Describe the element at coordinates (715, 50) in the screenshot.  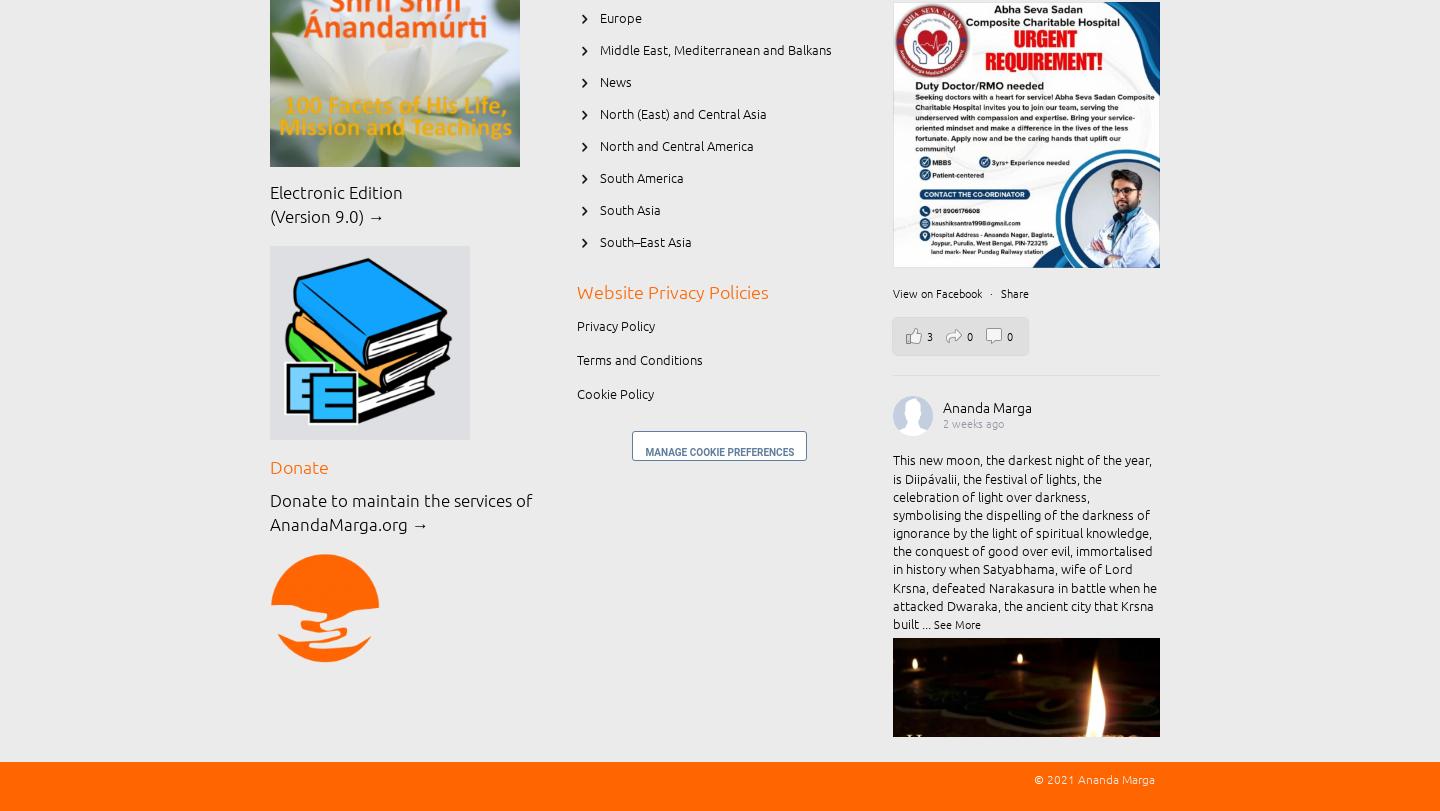
I see `'Middle East, Mediterranean and Balkans'` at that location.